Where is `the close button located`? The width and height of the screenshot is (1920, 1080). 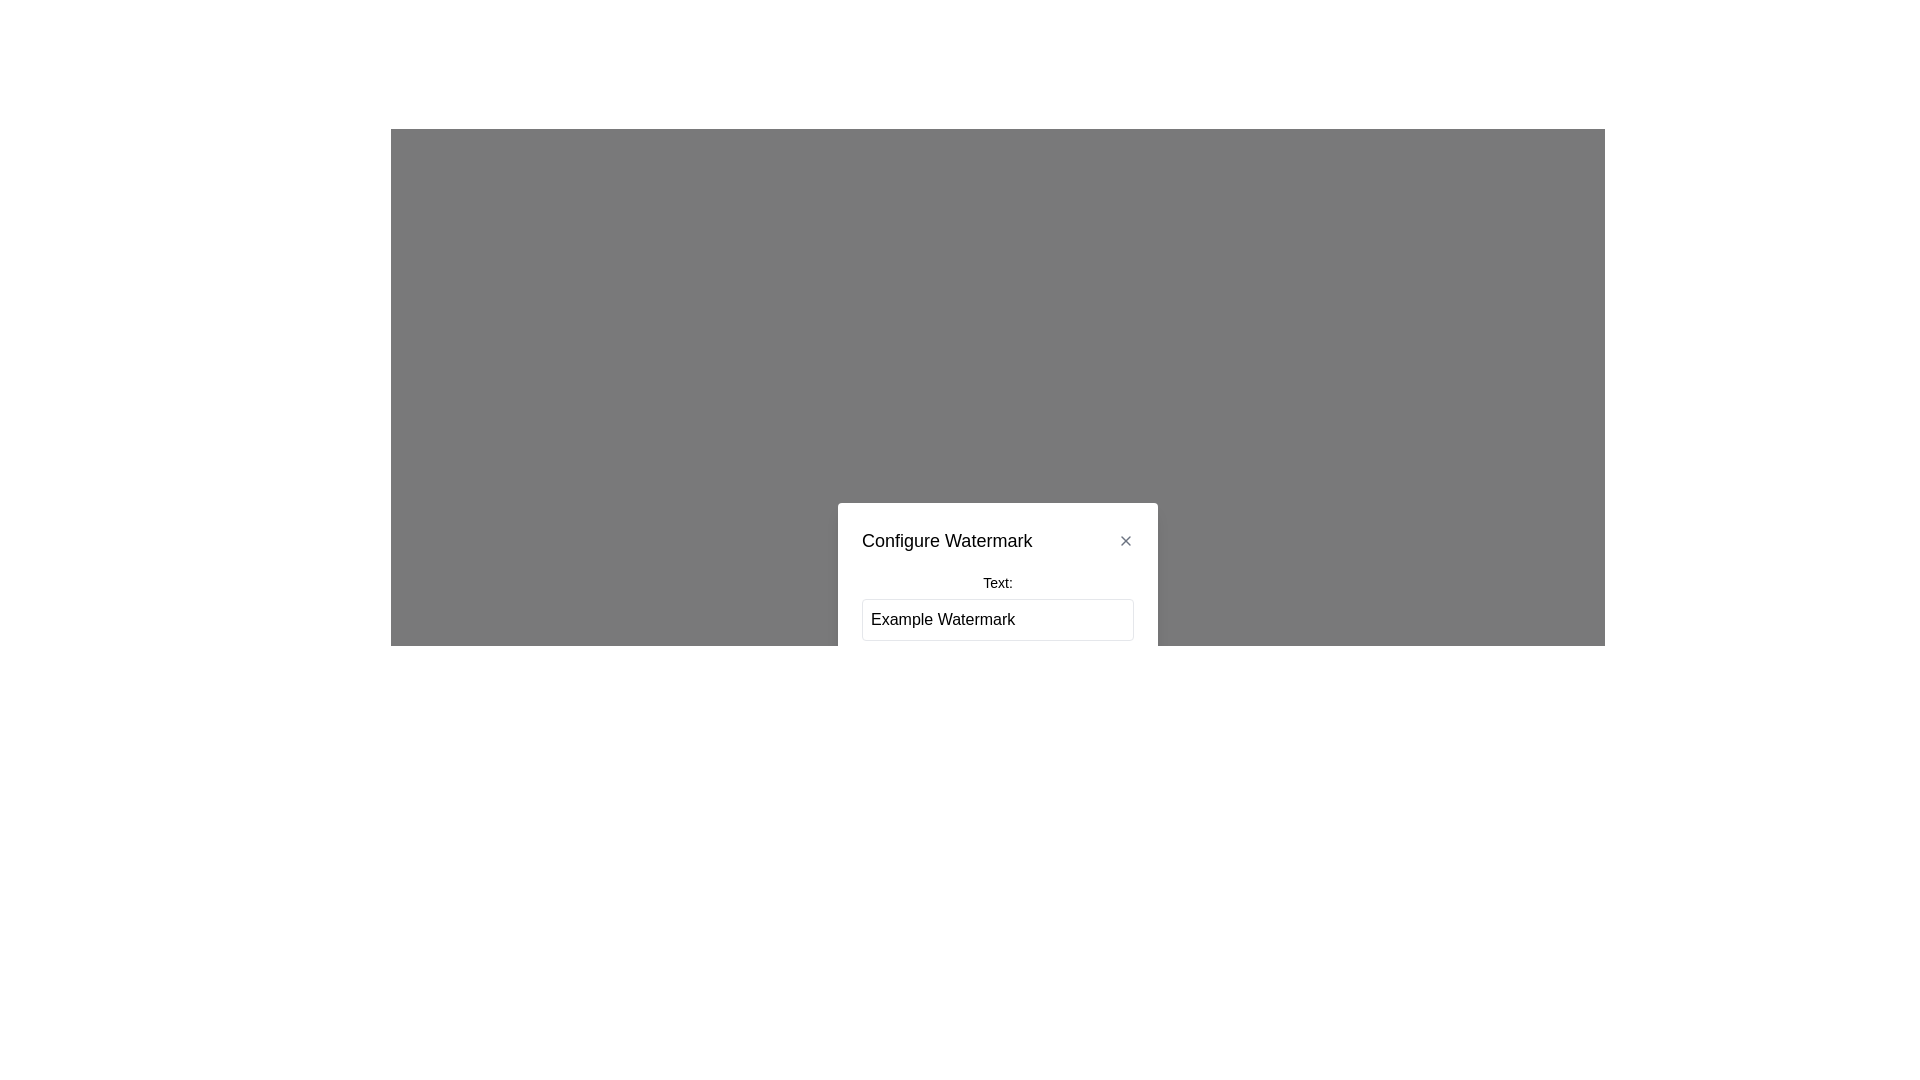 the close button located is located at coordinates (1126, 540).